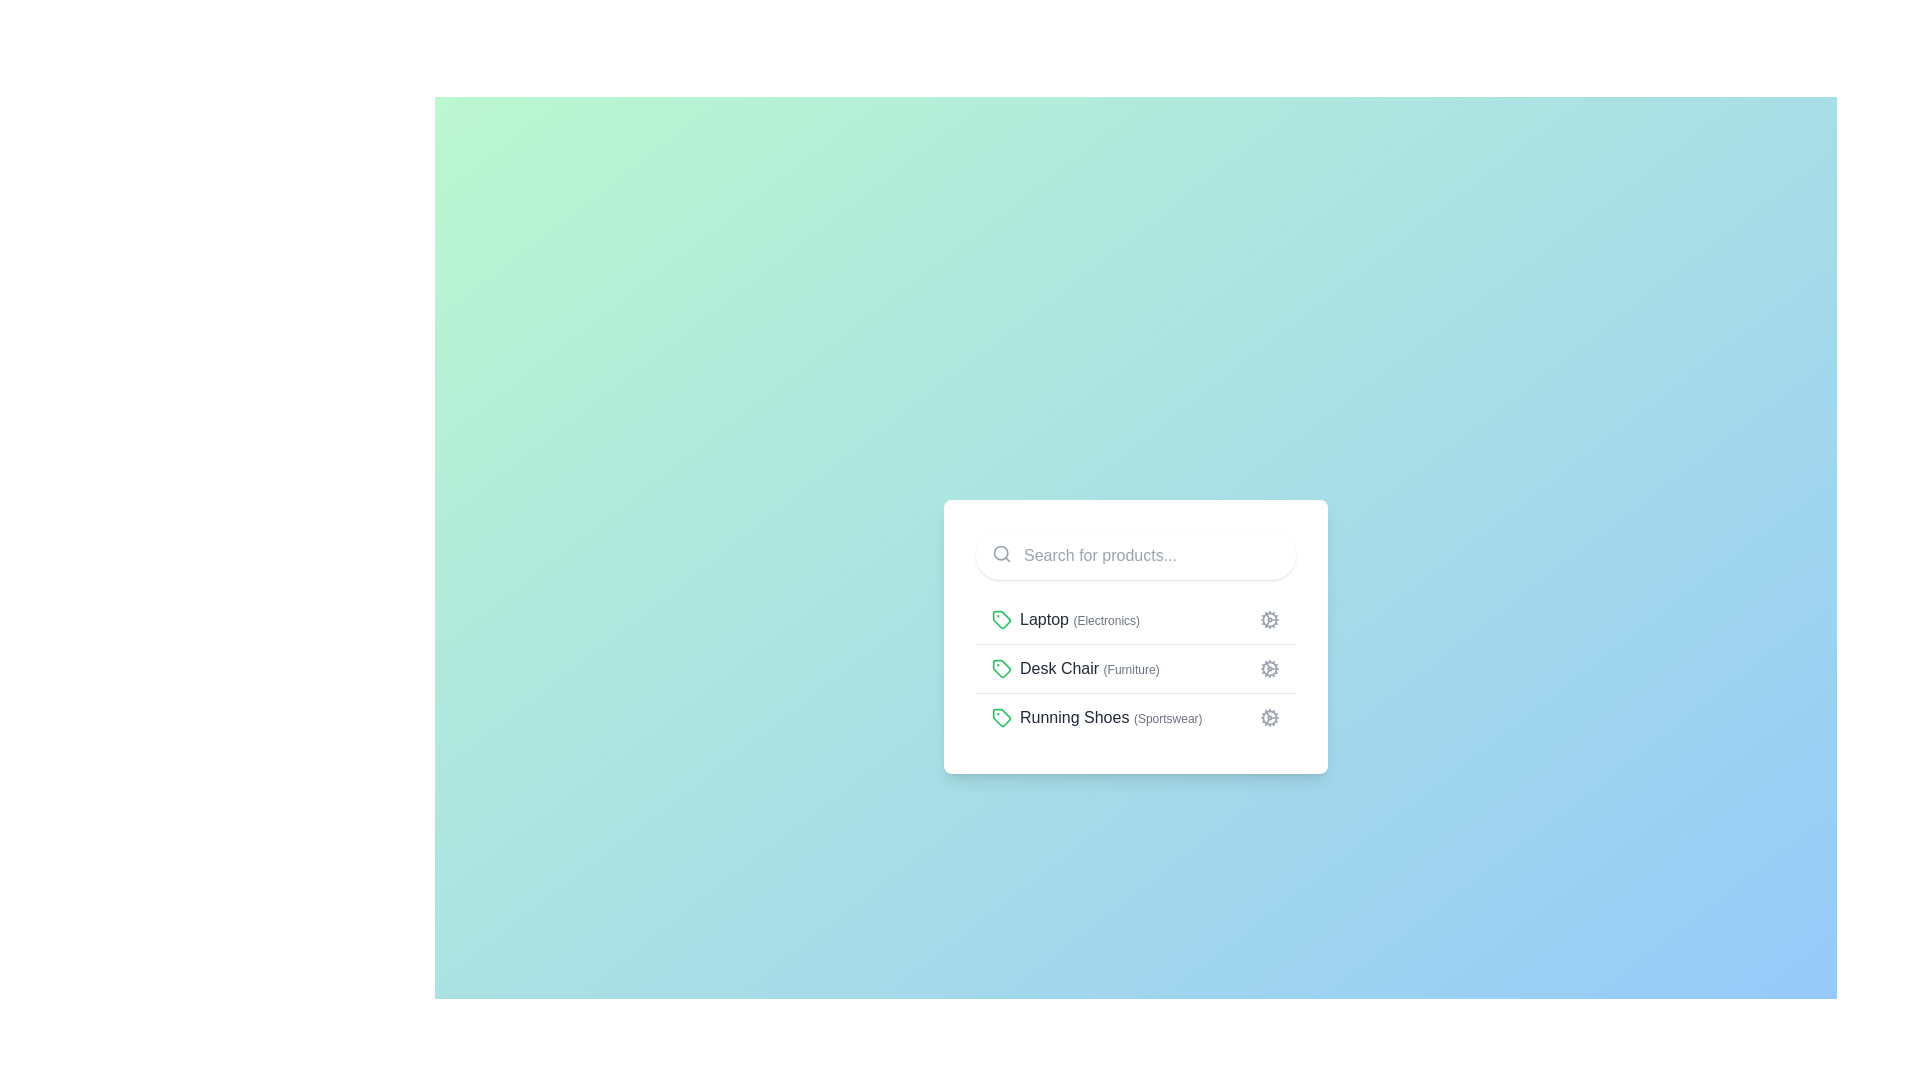 The width and height of the screenshot is (1920, 1080). I want to click on the first item, so click(1064, 619).